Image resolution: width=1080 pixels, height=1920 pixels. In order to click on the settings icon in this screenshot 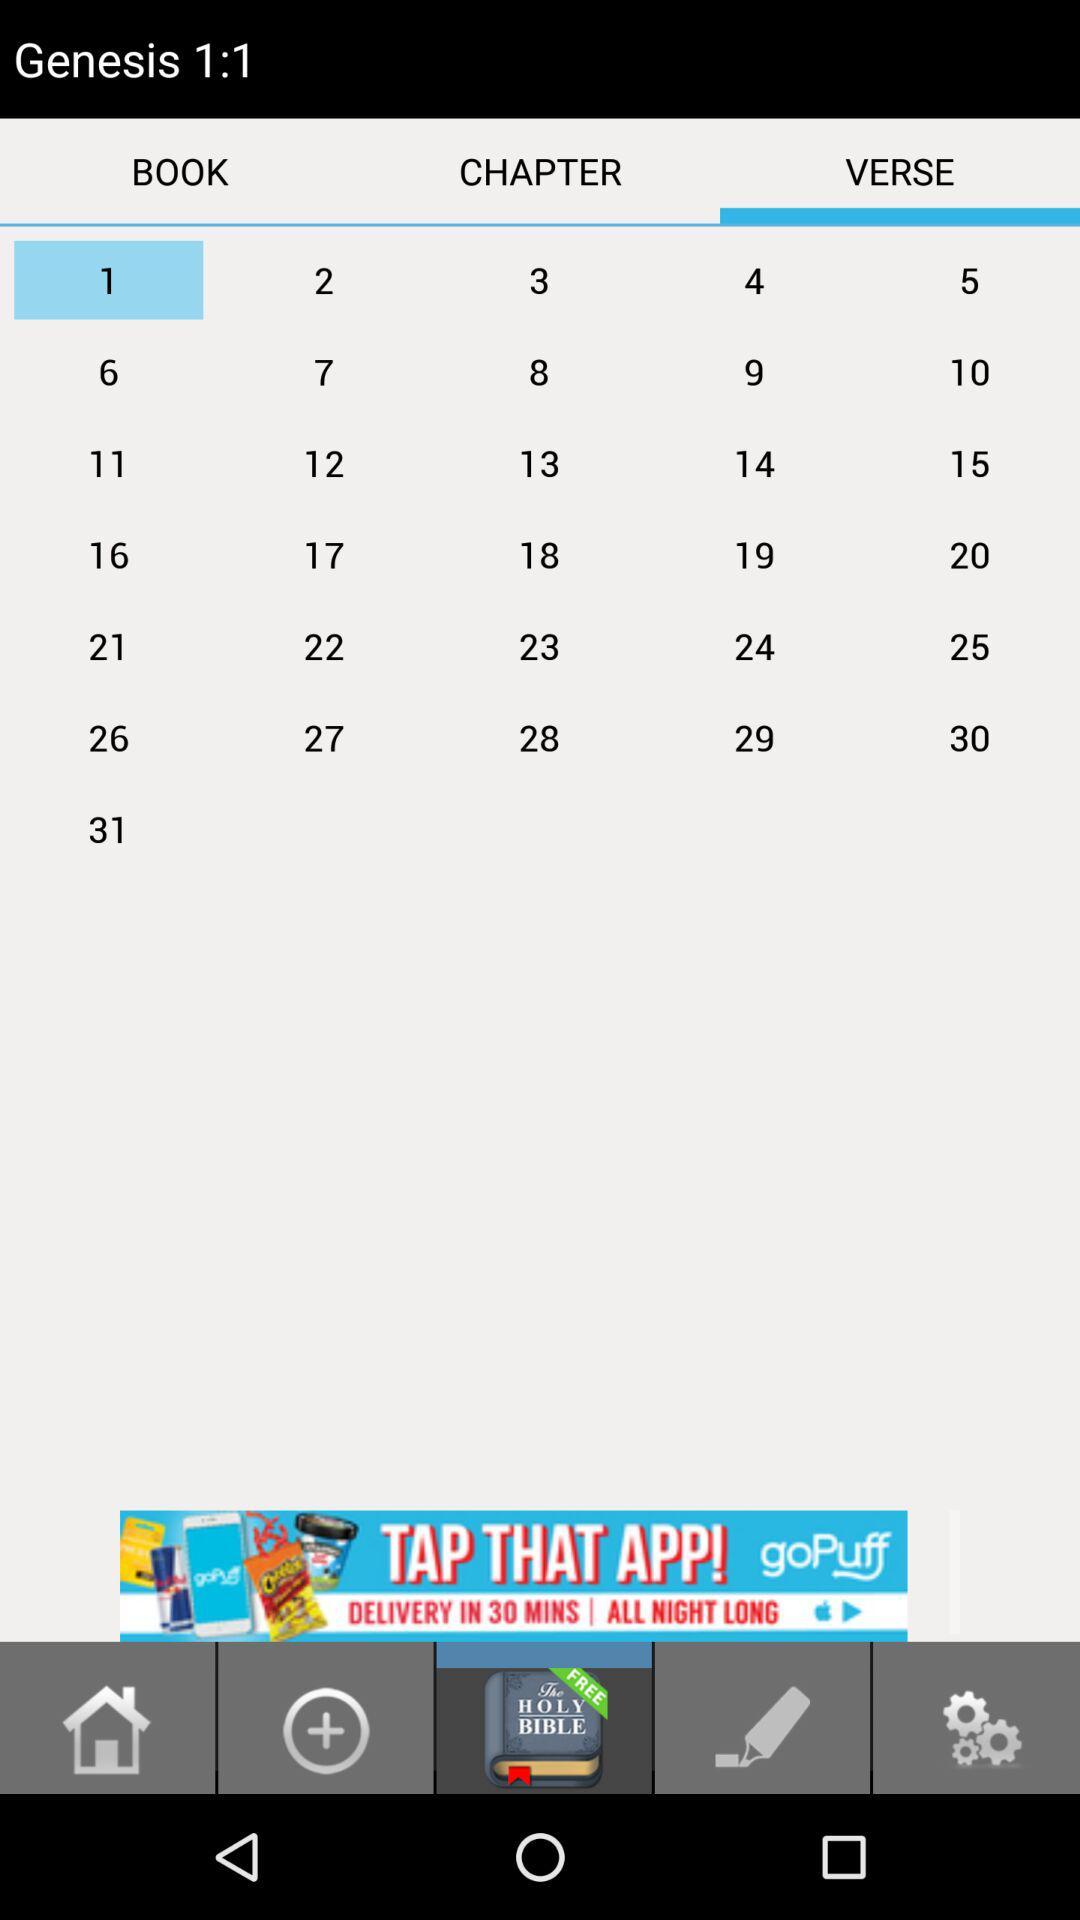, I will do `click(975, 1851)`.